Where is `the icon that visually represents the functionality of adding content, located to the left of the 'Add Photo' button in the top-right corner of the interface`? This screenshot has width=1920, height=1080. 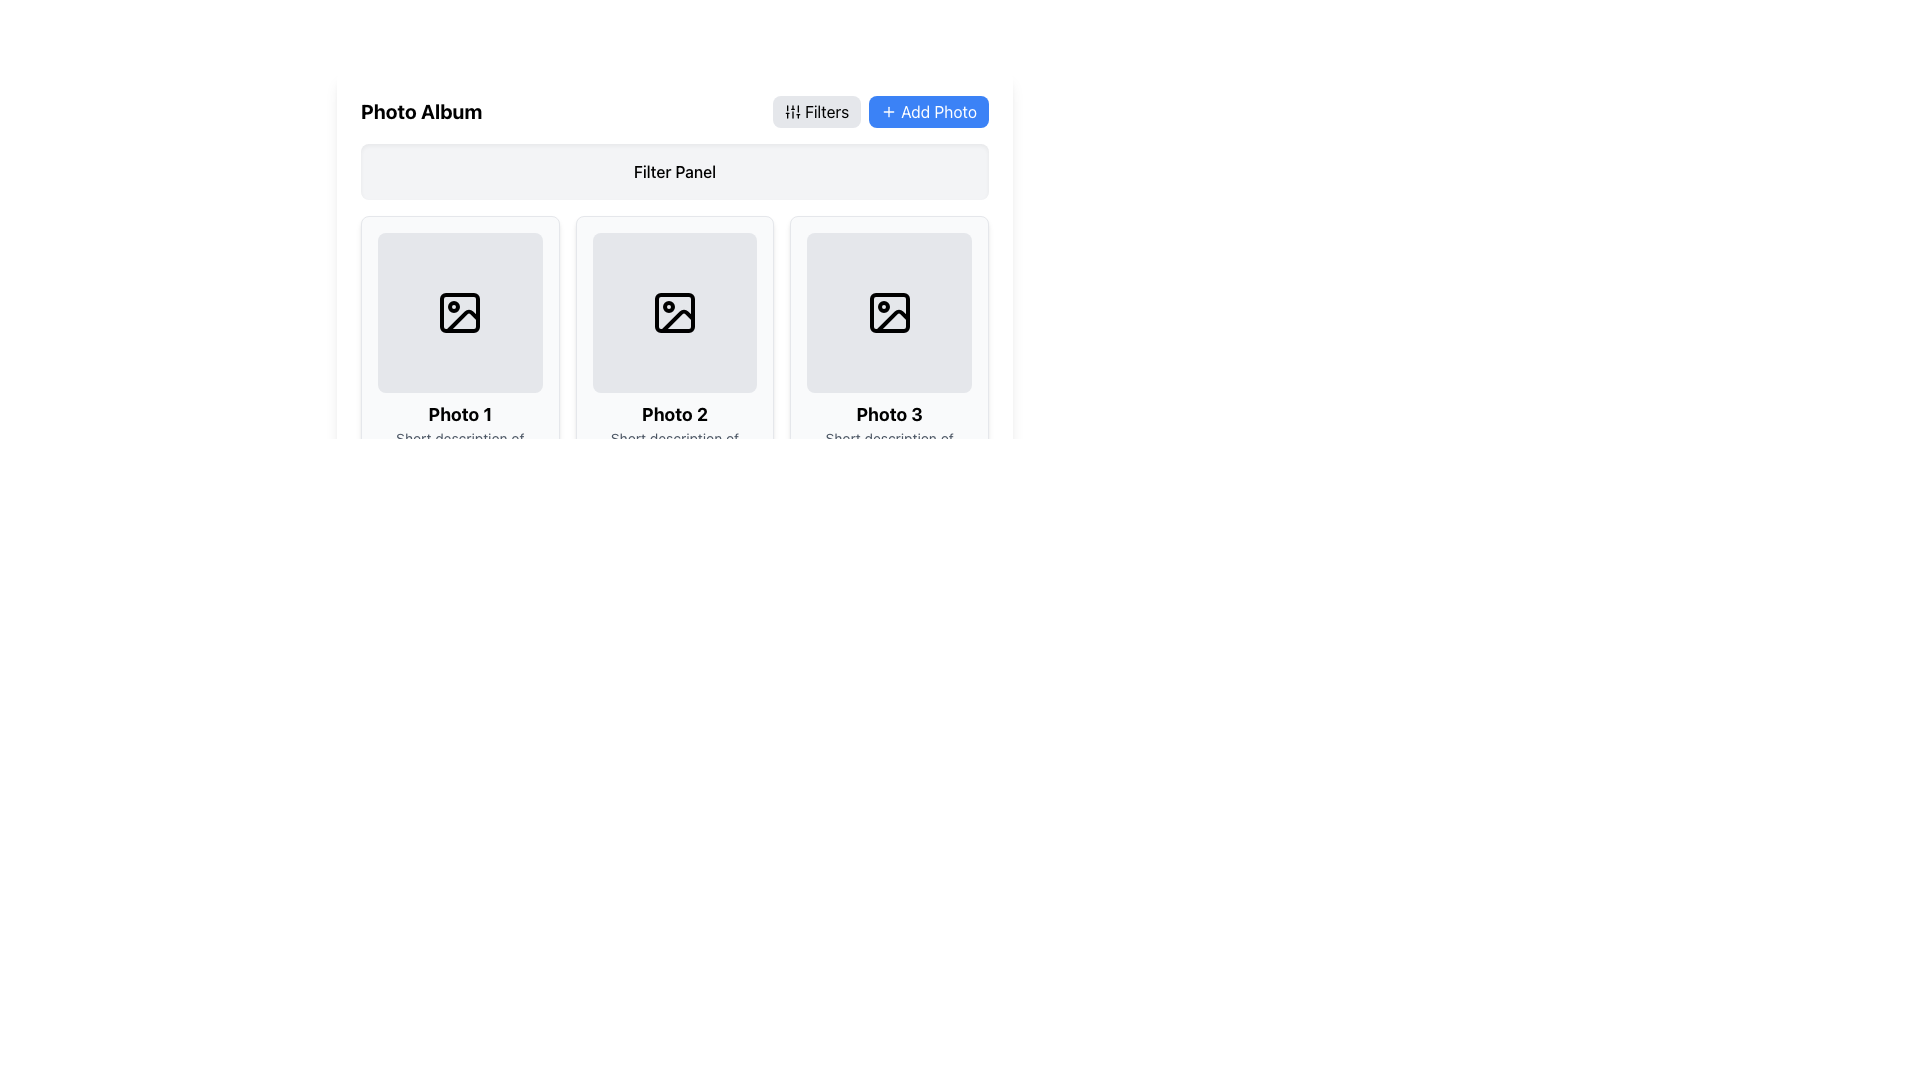
the icon that visually represents the functionality of adding content, located to the left of the 'Add Photo' button in the top-right corner of the interface is located at coordinates (888, 111).